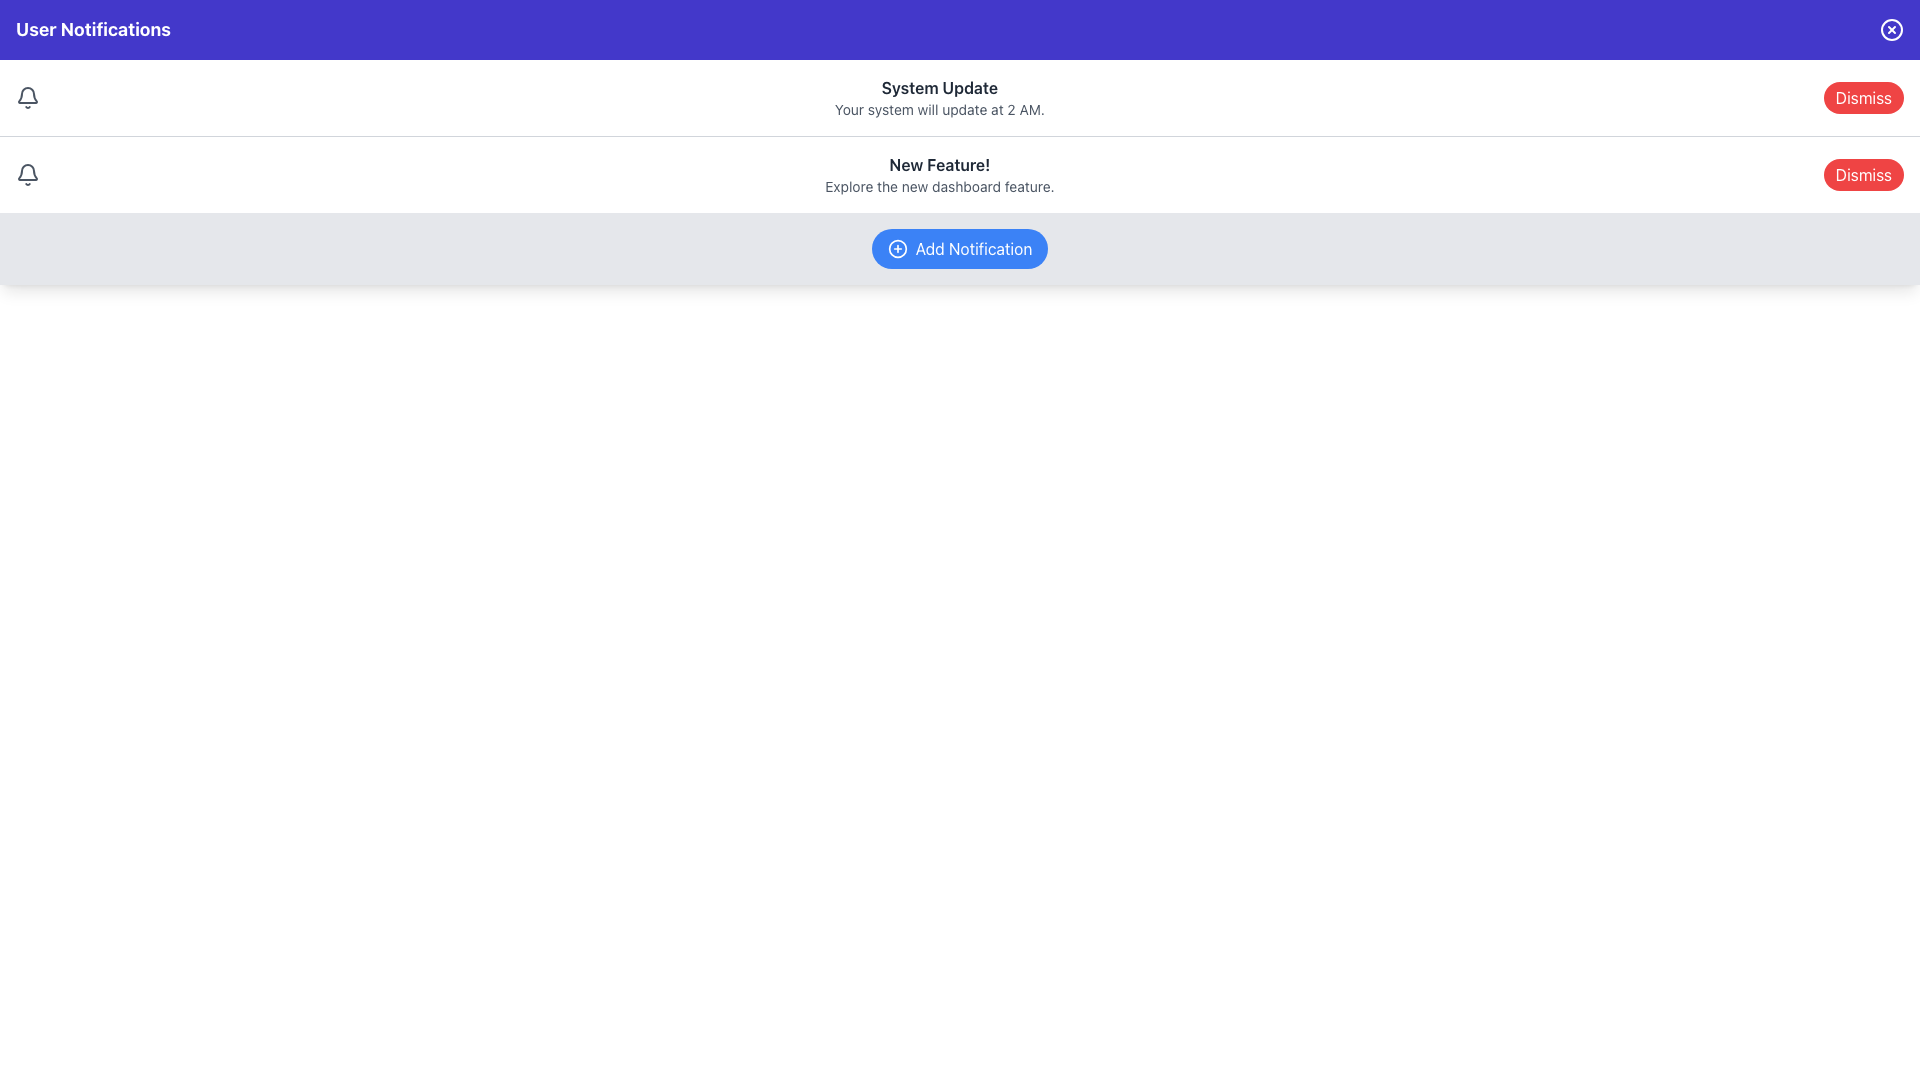  What do you see at coordinates (938, 173) in the screenshot?
I see `the notification text block that presents updates about a new dashboard feature, located centrally in the second notification box between 'System Update' and 'Add Notification'` at bounding box center [938, 173].